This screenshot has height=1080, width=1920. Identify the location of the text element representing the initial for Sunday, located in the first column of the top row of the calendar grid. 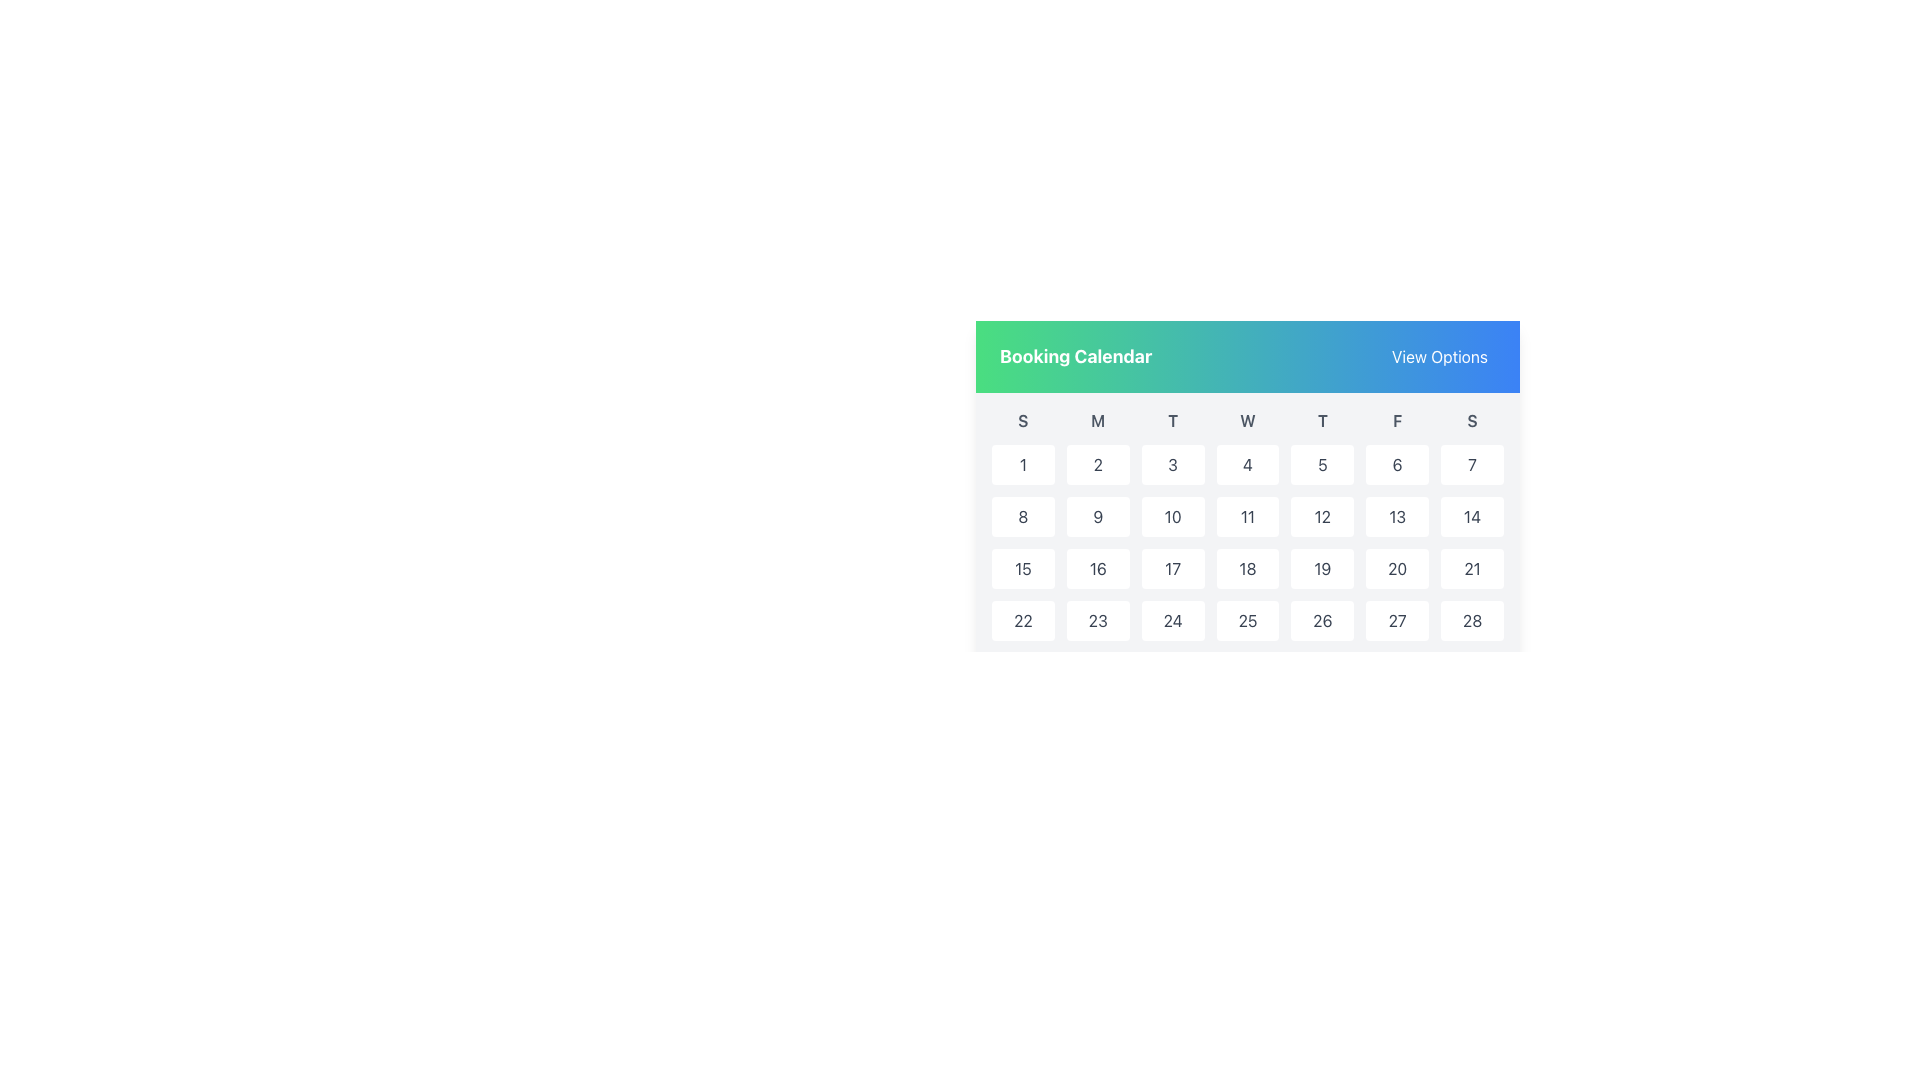
(1023, 419).